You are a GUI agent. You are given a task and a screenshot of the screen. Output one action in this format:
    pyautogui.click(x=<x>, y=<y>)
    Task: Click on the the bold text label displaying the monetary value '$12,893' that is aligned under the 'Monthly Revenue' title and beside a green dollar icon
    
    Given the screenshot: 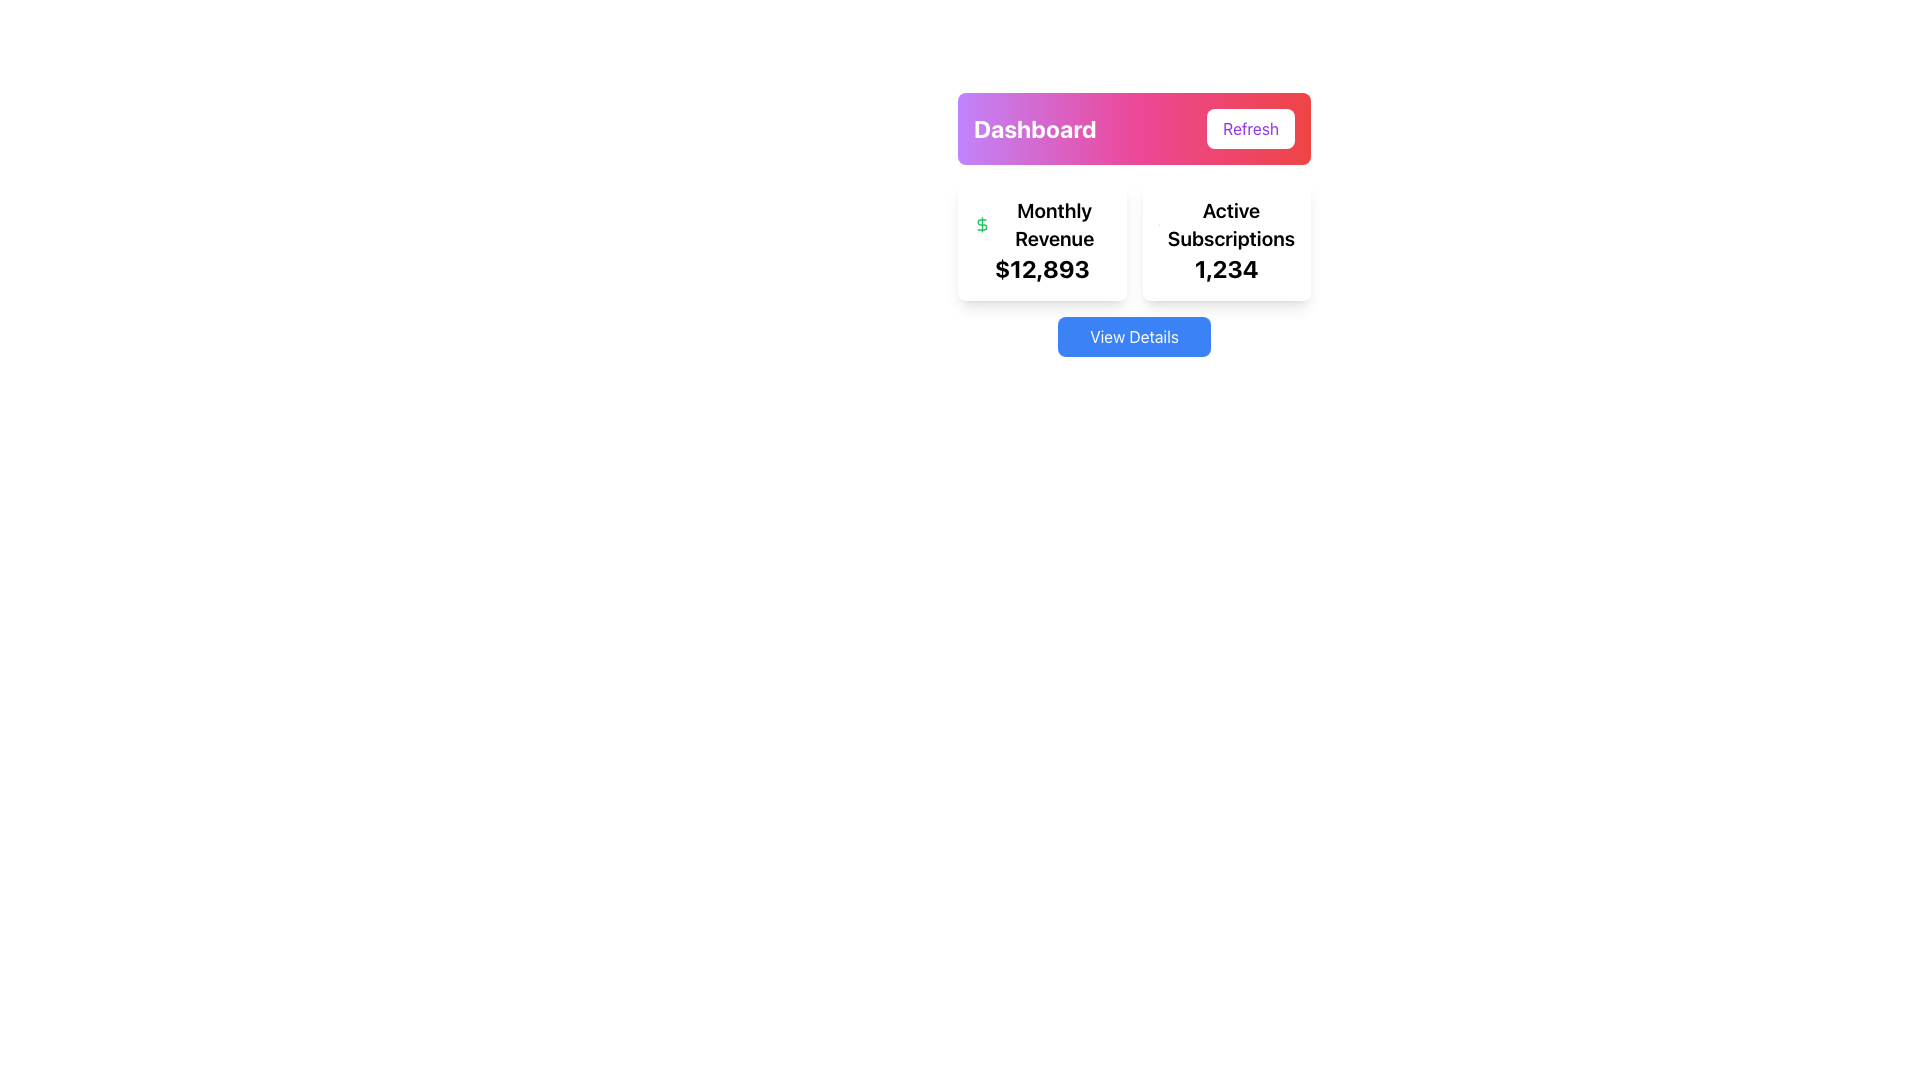 What is the action you would take?
    pyautogui.click(x=1041, y=268)
    